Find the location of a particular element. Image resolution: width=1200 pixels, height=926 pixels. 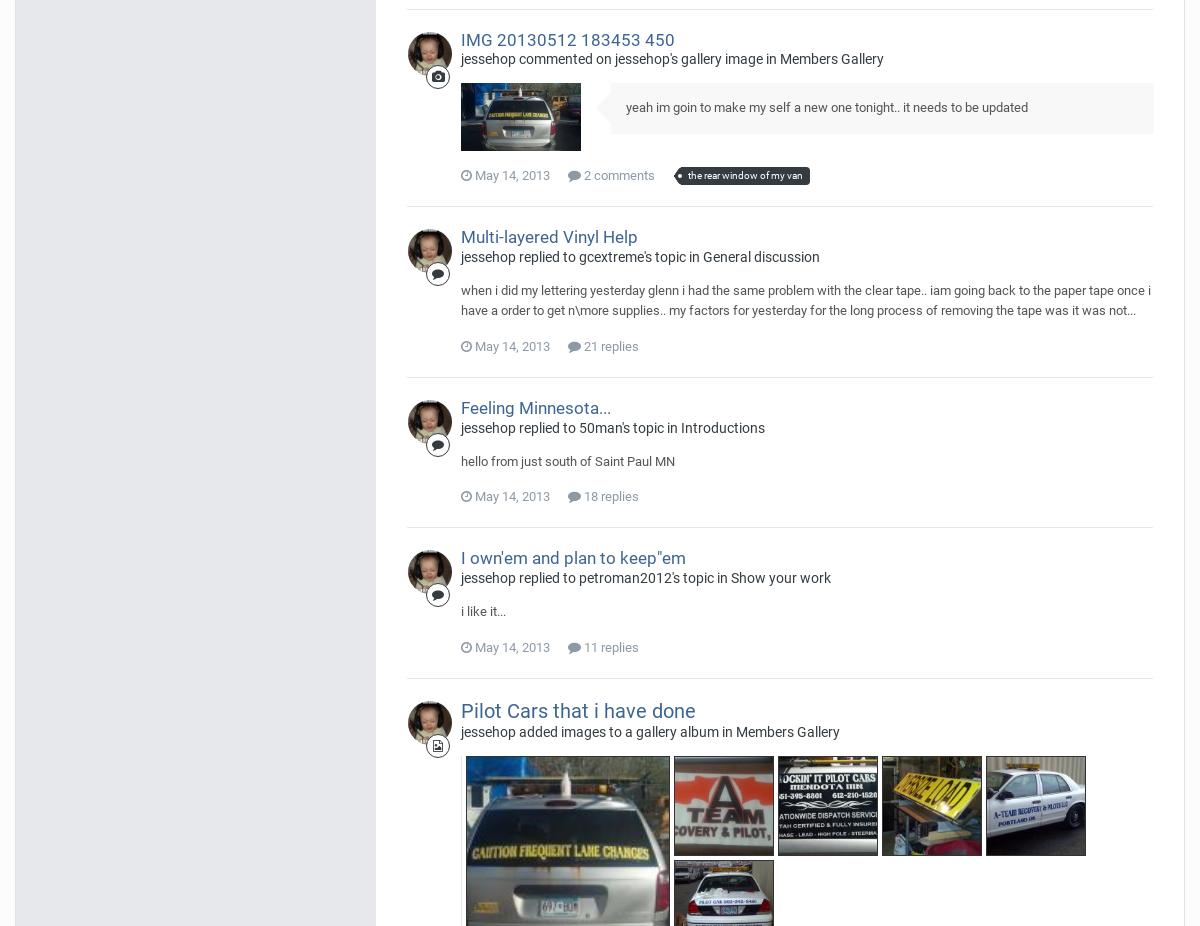

'jessehop replied to petroman2012's topic in' is located at coordinates (595, 575).